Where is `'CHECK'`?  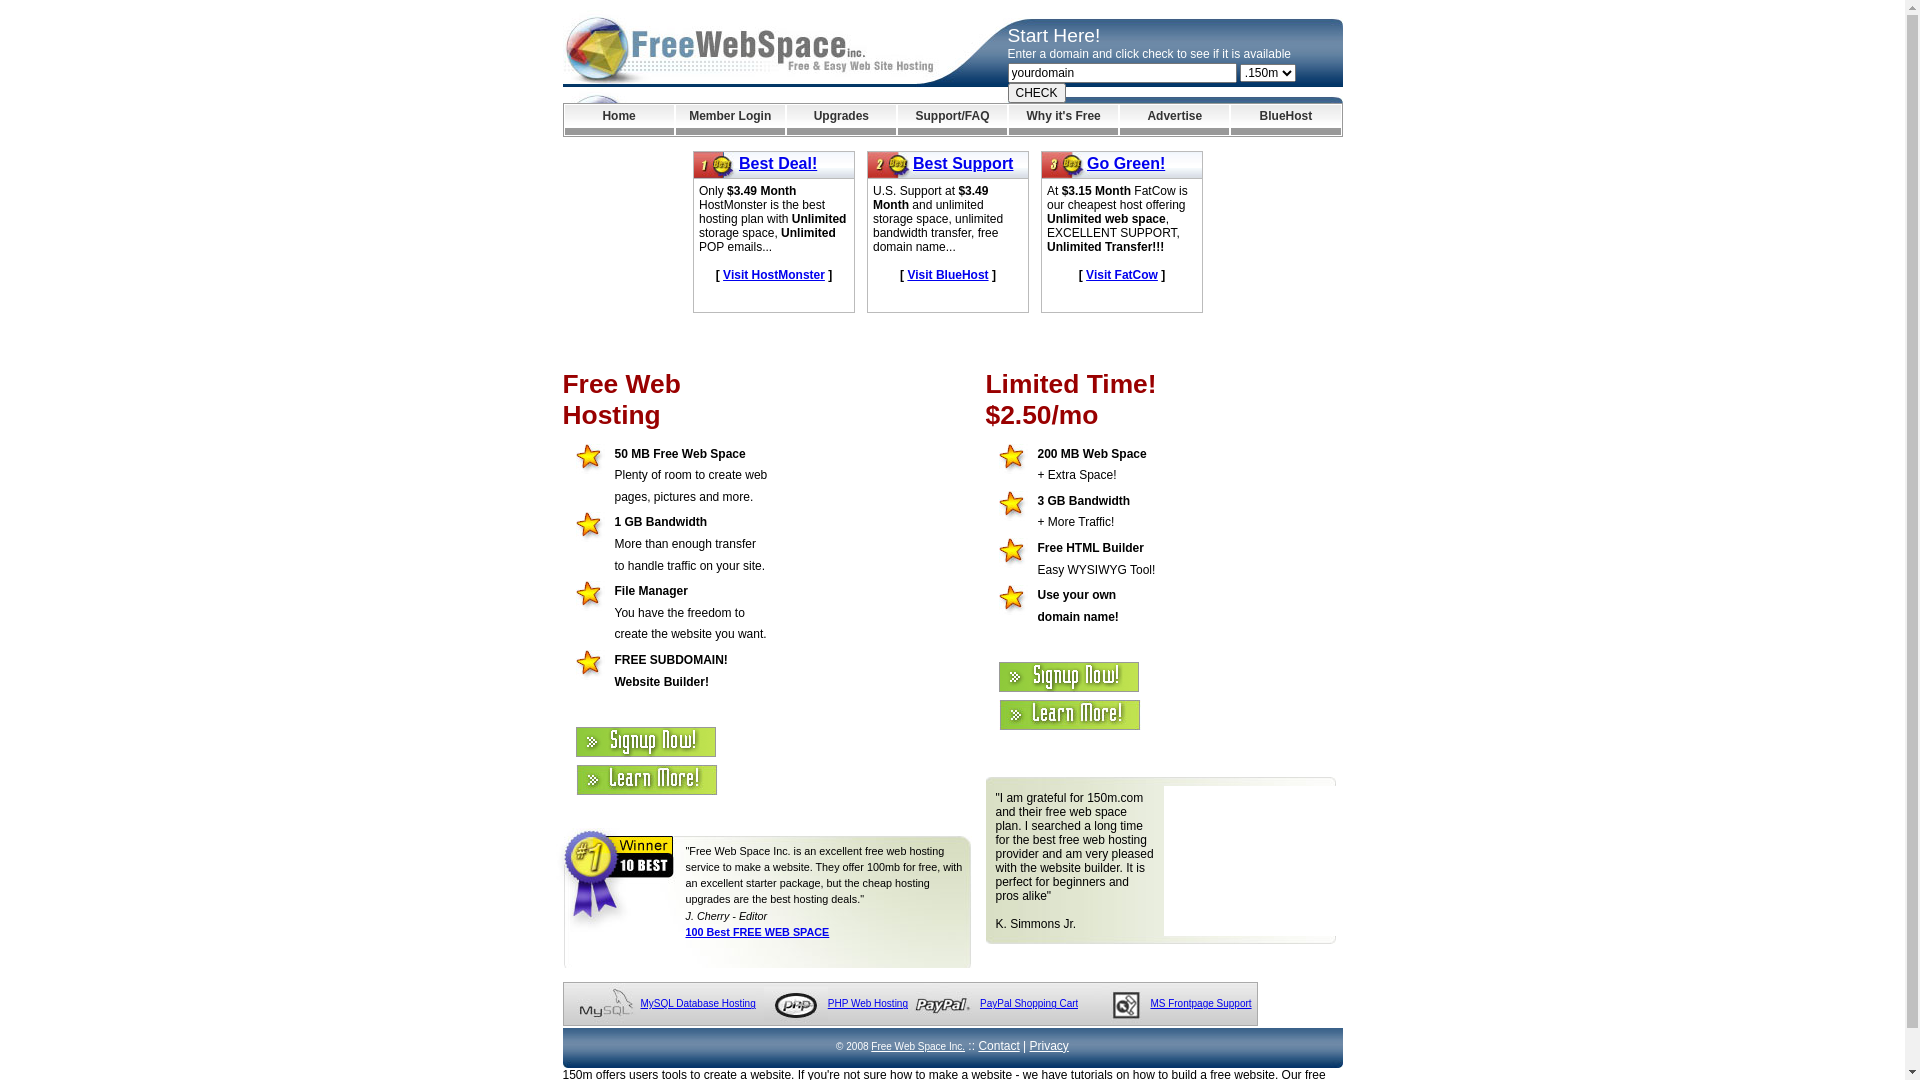 'CHECK' is located at coordinates (1008, 92).